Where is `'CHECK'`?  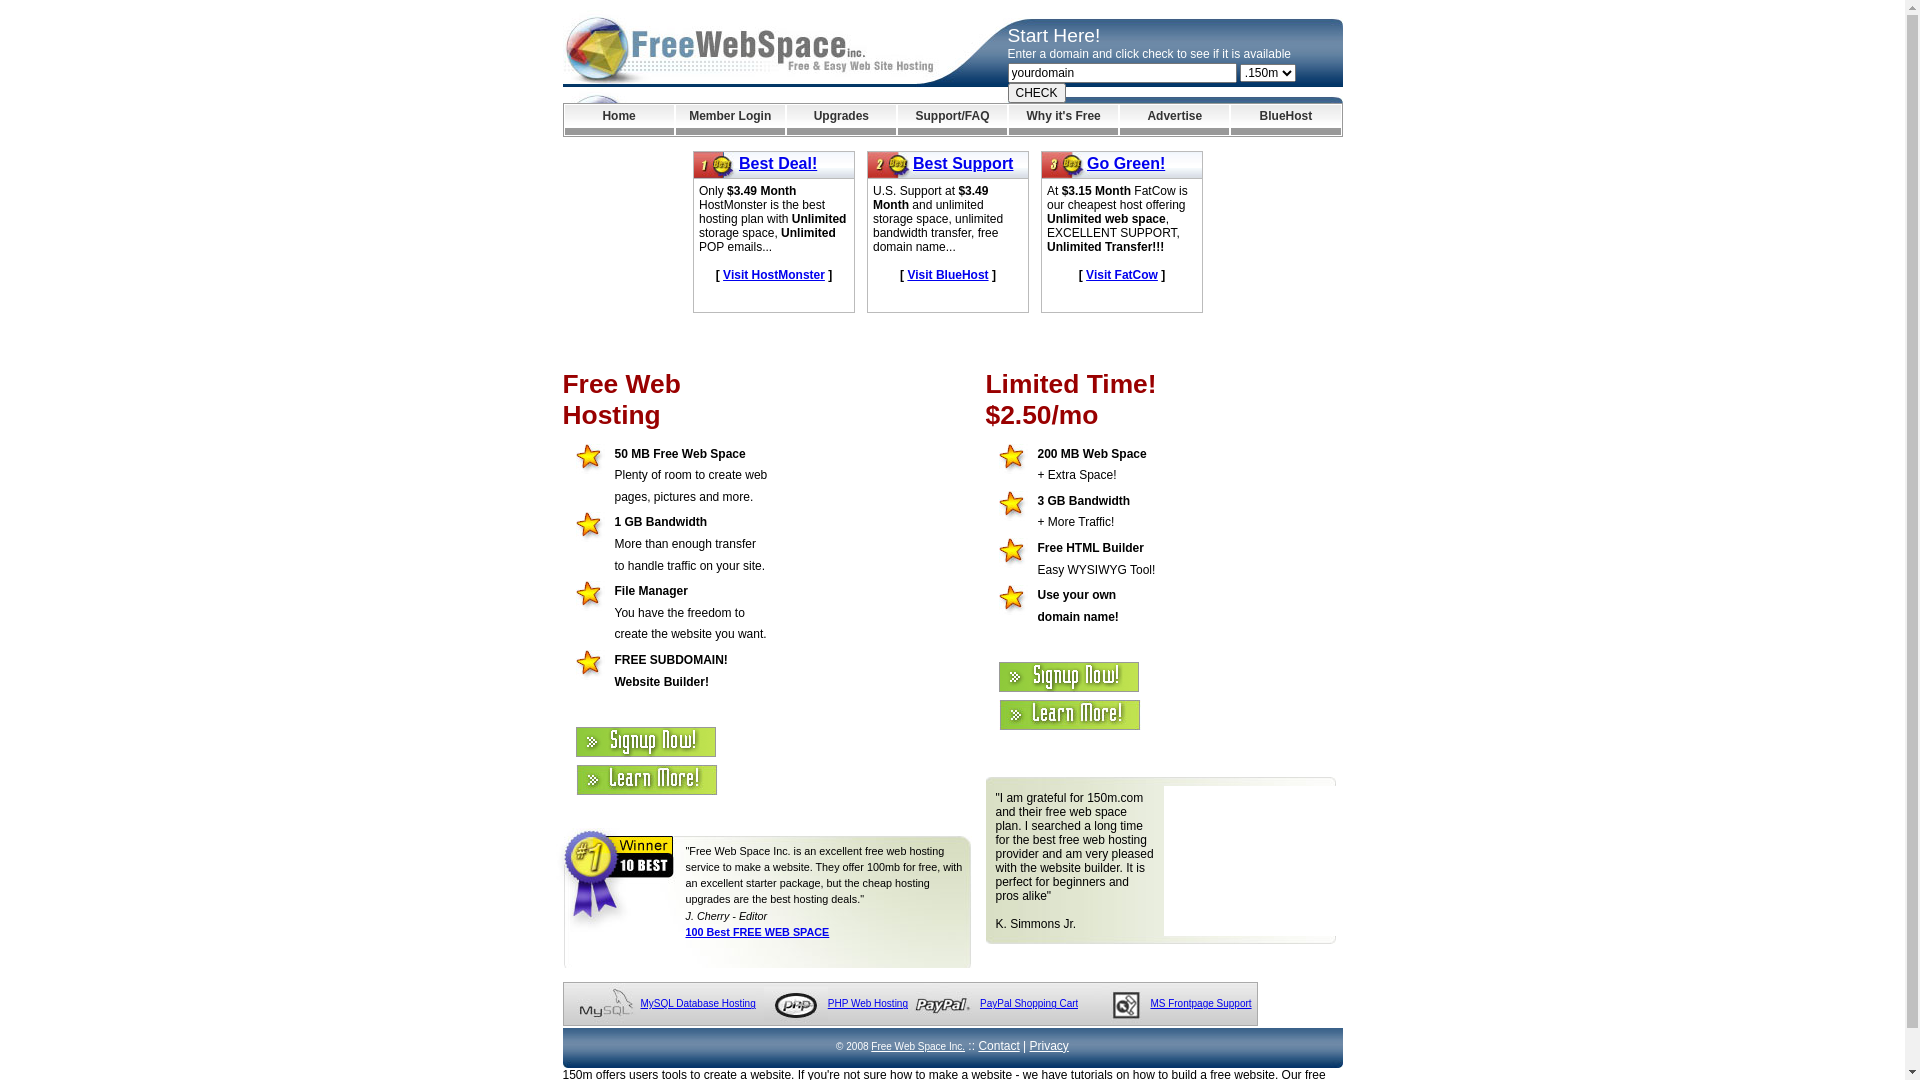 'CHECK' is located at coordinates (1008, 92).